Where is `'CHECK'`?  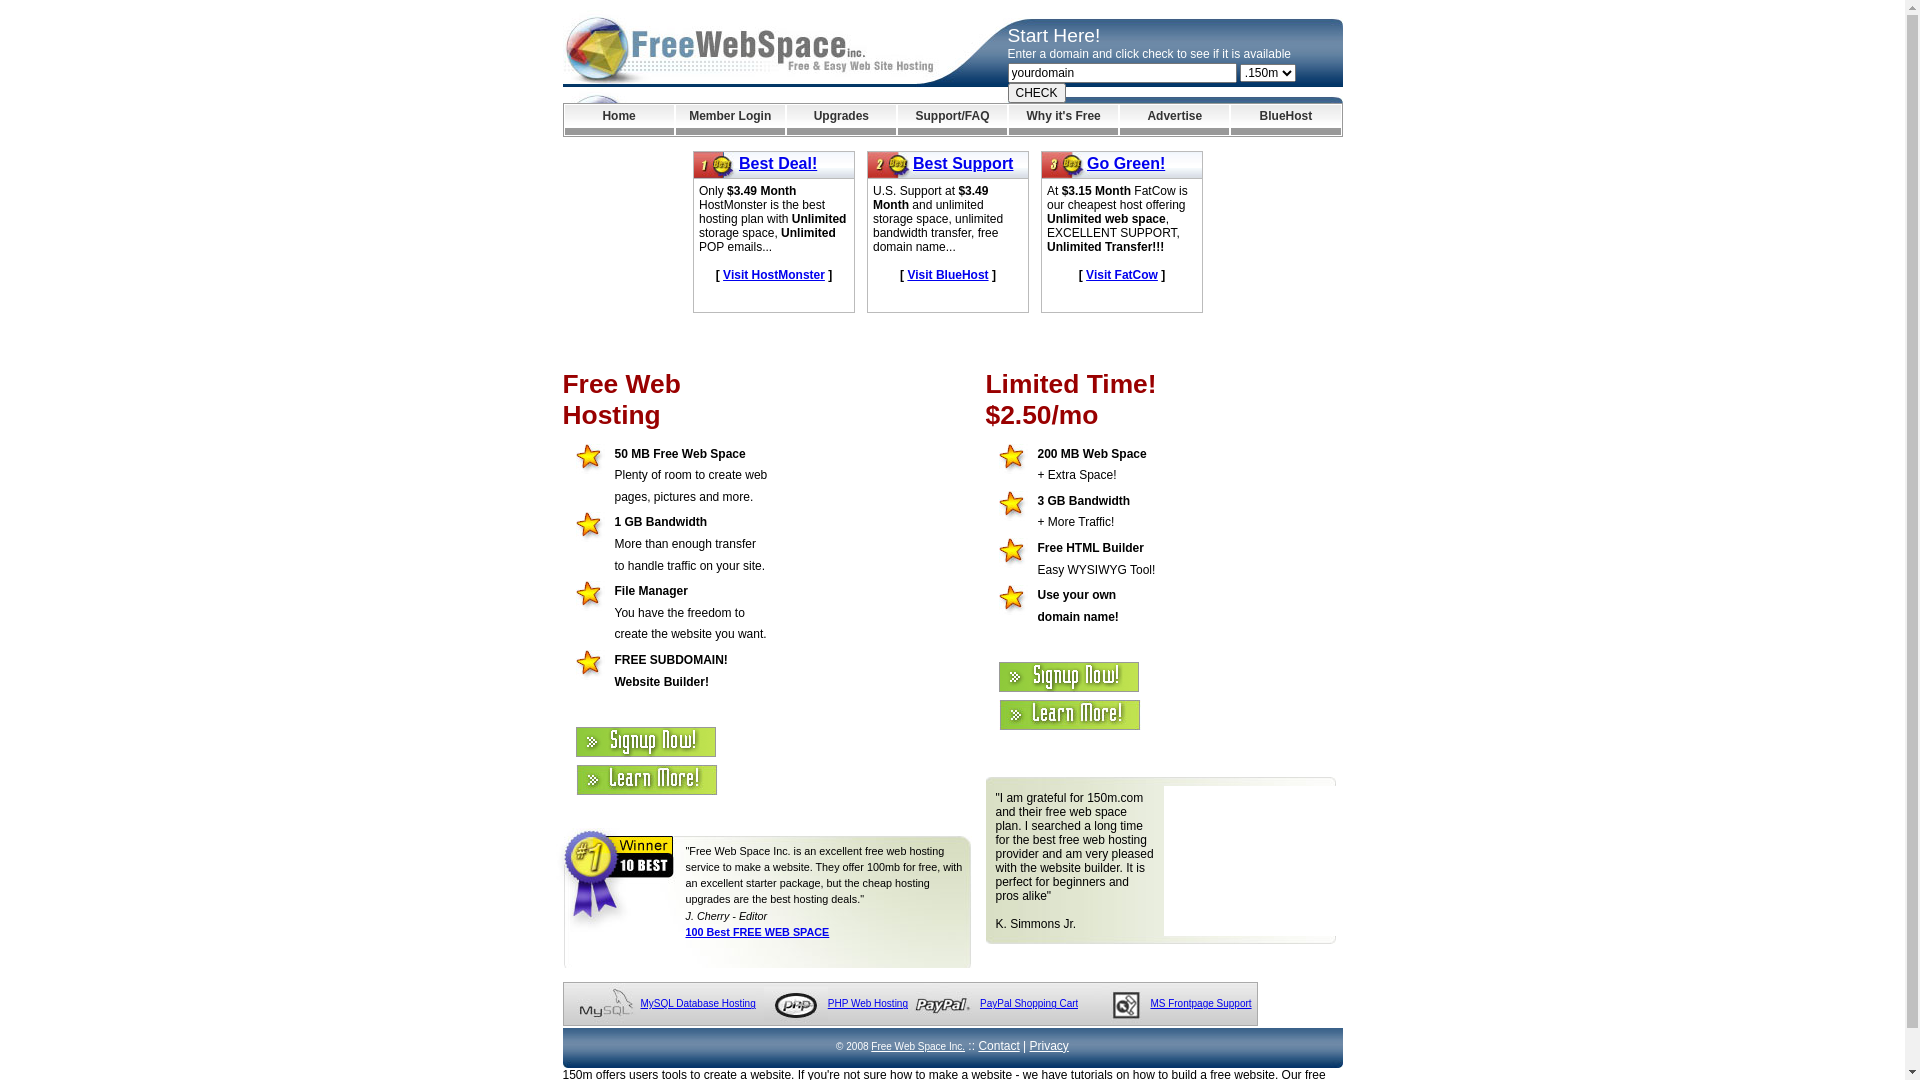 'CHECK' is located at coordinates (1008, 92).